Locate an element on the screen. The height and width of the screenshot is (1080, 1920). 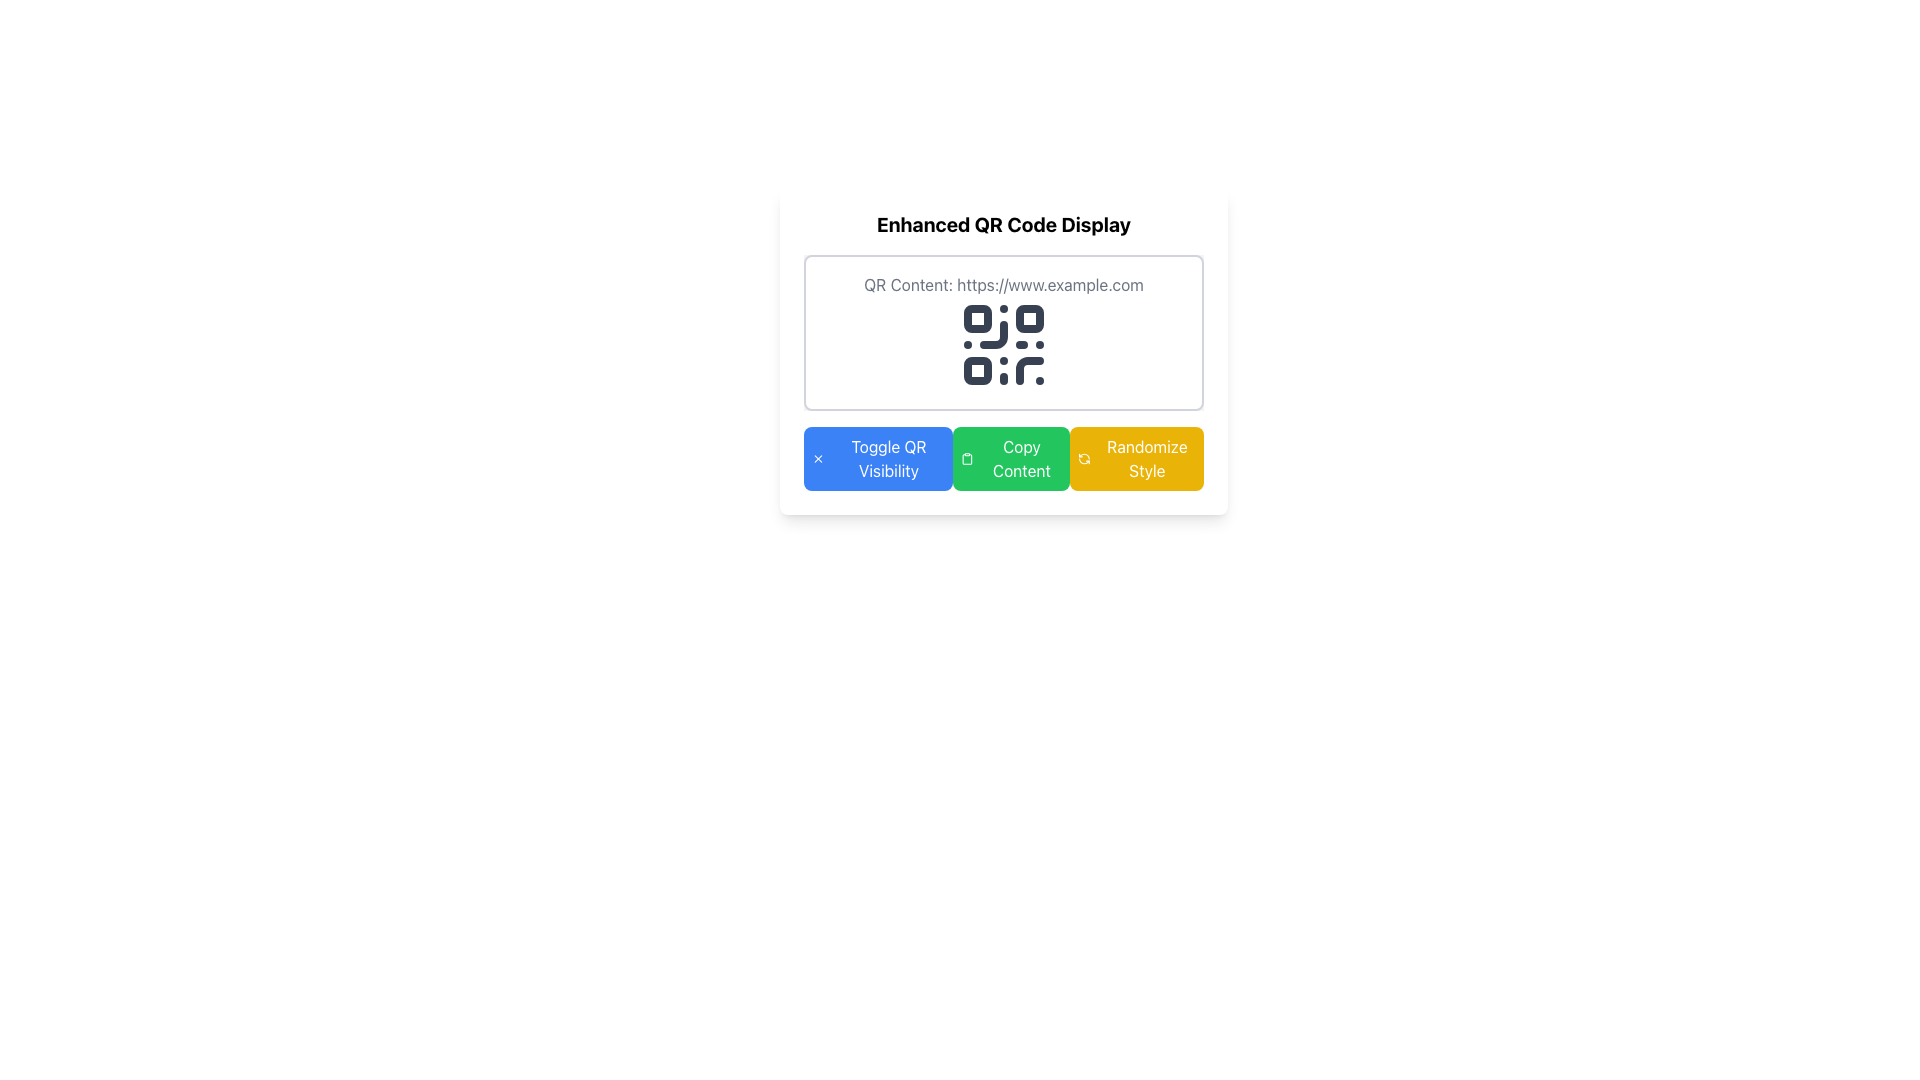
the toggle visibility button for the QR code, which is the first button in a group of three at the bottom left of the panel is located at coordinates (878, 459).